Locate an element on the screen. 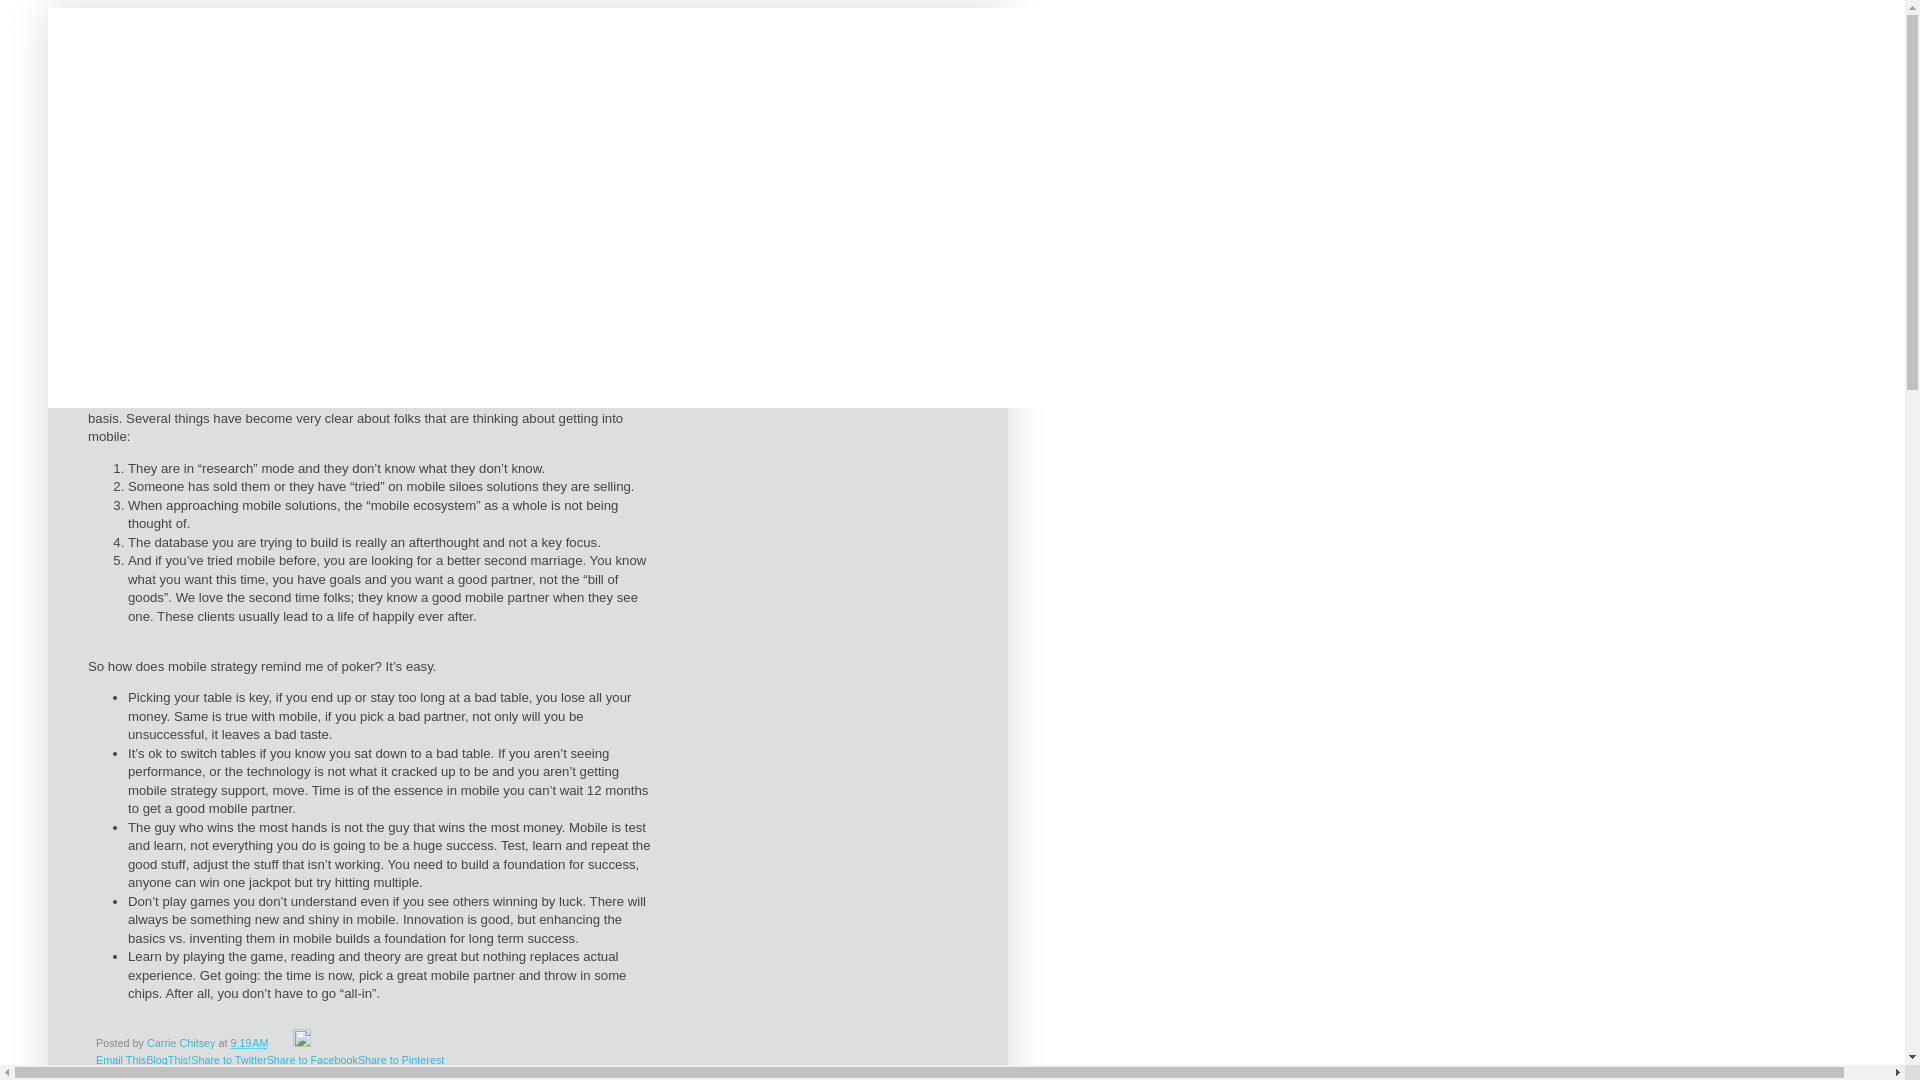 Image resolution: width=1920 pixels, height=1080 pixels. 'Email This' is located at coordinates (119, 1059).